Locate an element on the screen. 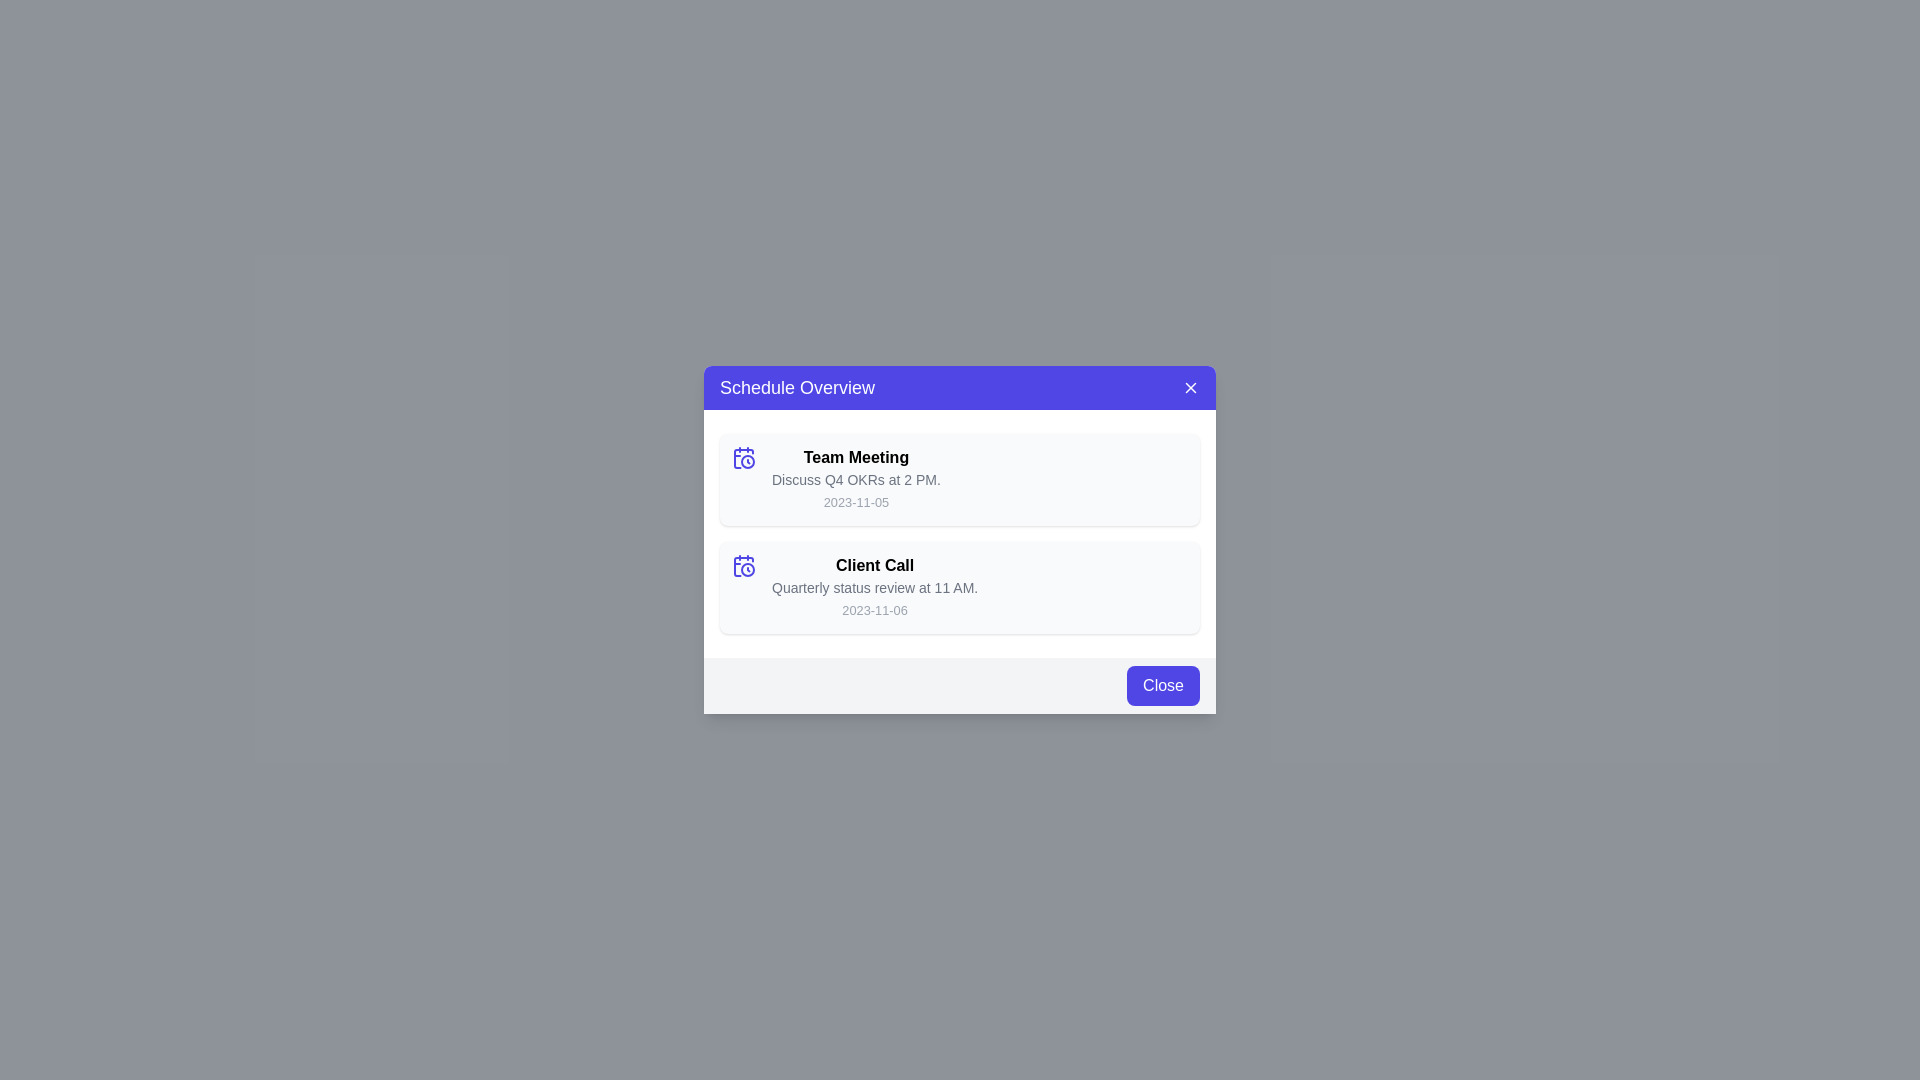 Image resolution: width=1920 pixels, height=1080 pixels. the close button located at the top-right corner of the purple header bar of the 'Schedule Overview' modal is located at coordinates (1190, 388).